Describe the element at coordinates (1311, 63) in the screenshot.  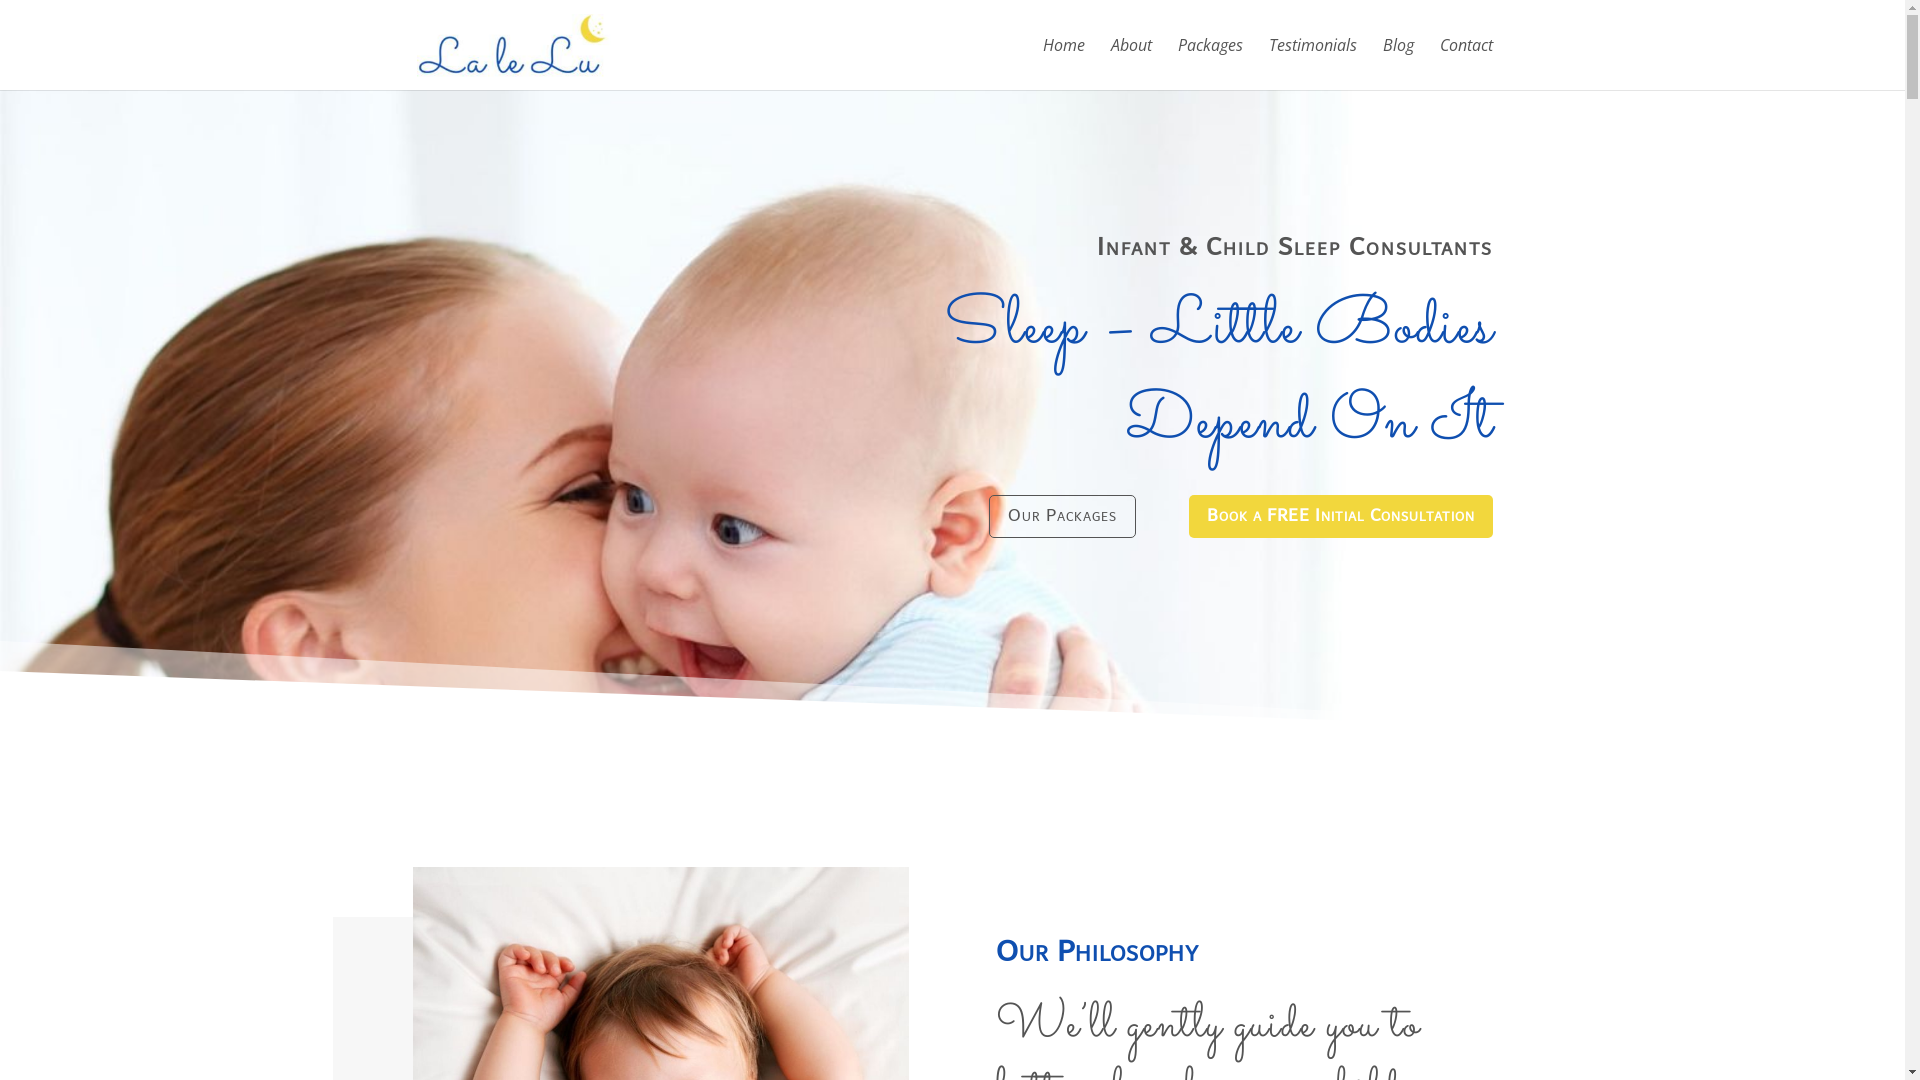
I see `'Testimonials'` at that location.